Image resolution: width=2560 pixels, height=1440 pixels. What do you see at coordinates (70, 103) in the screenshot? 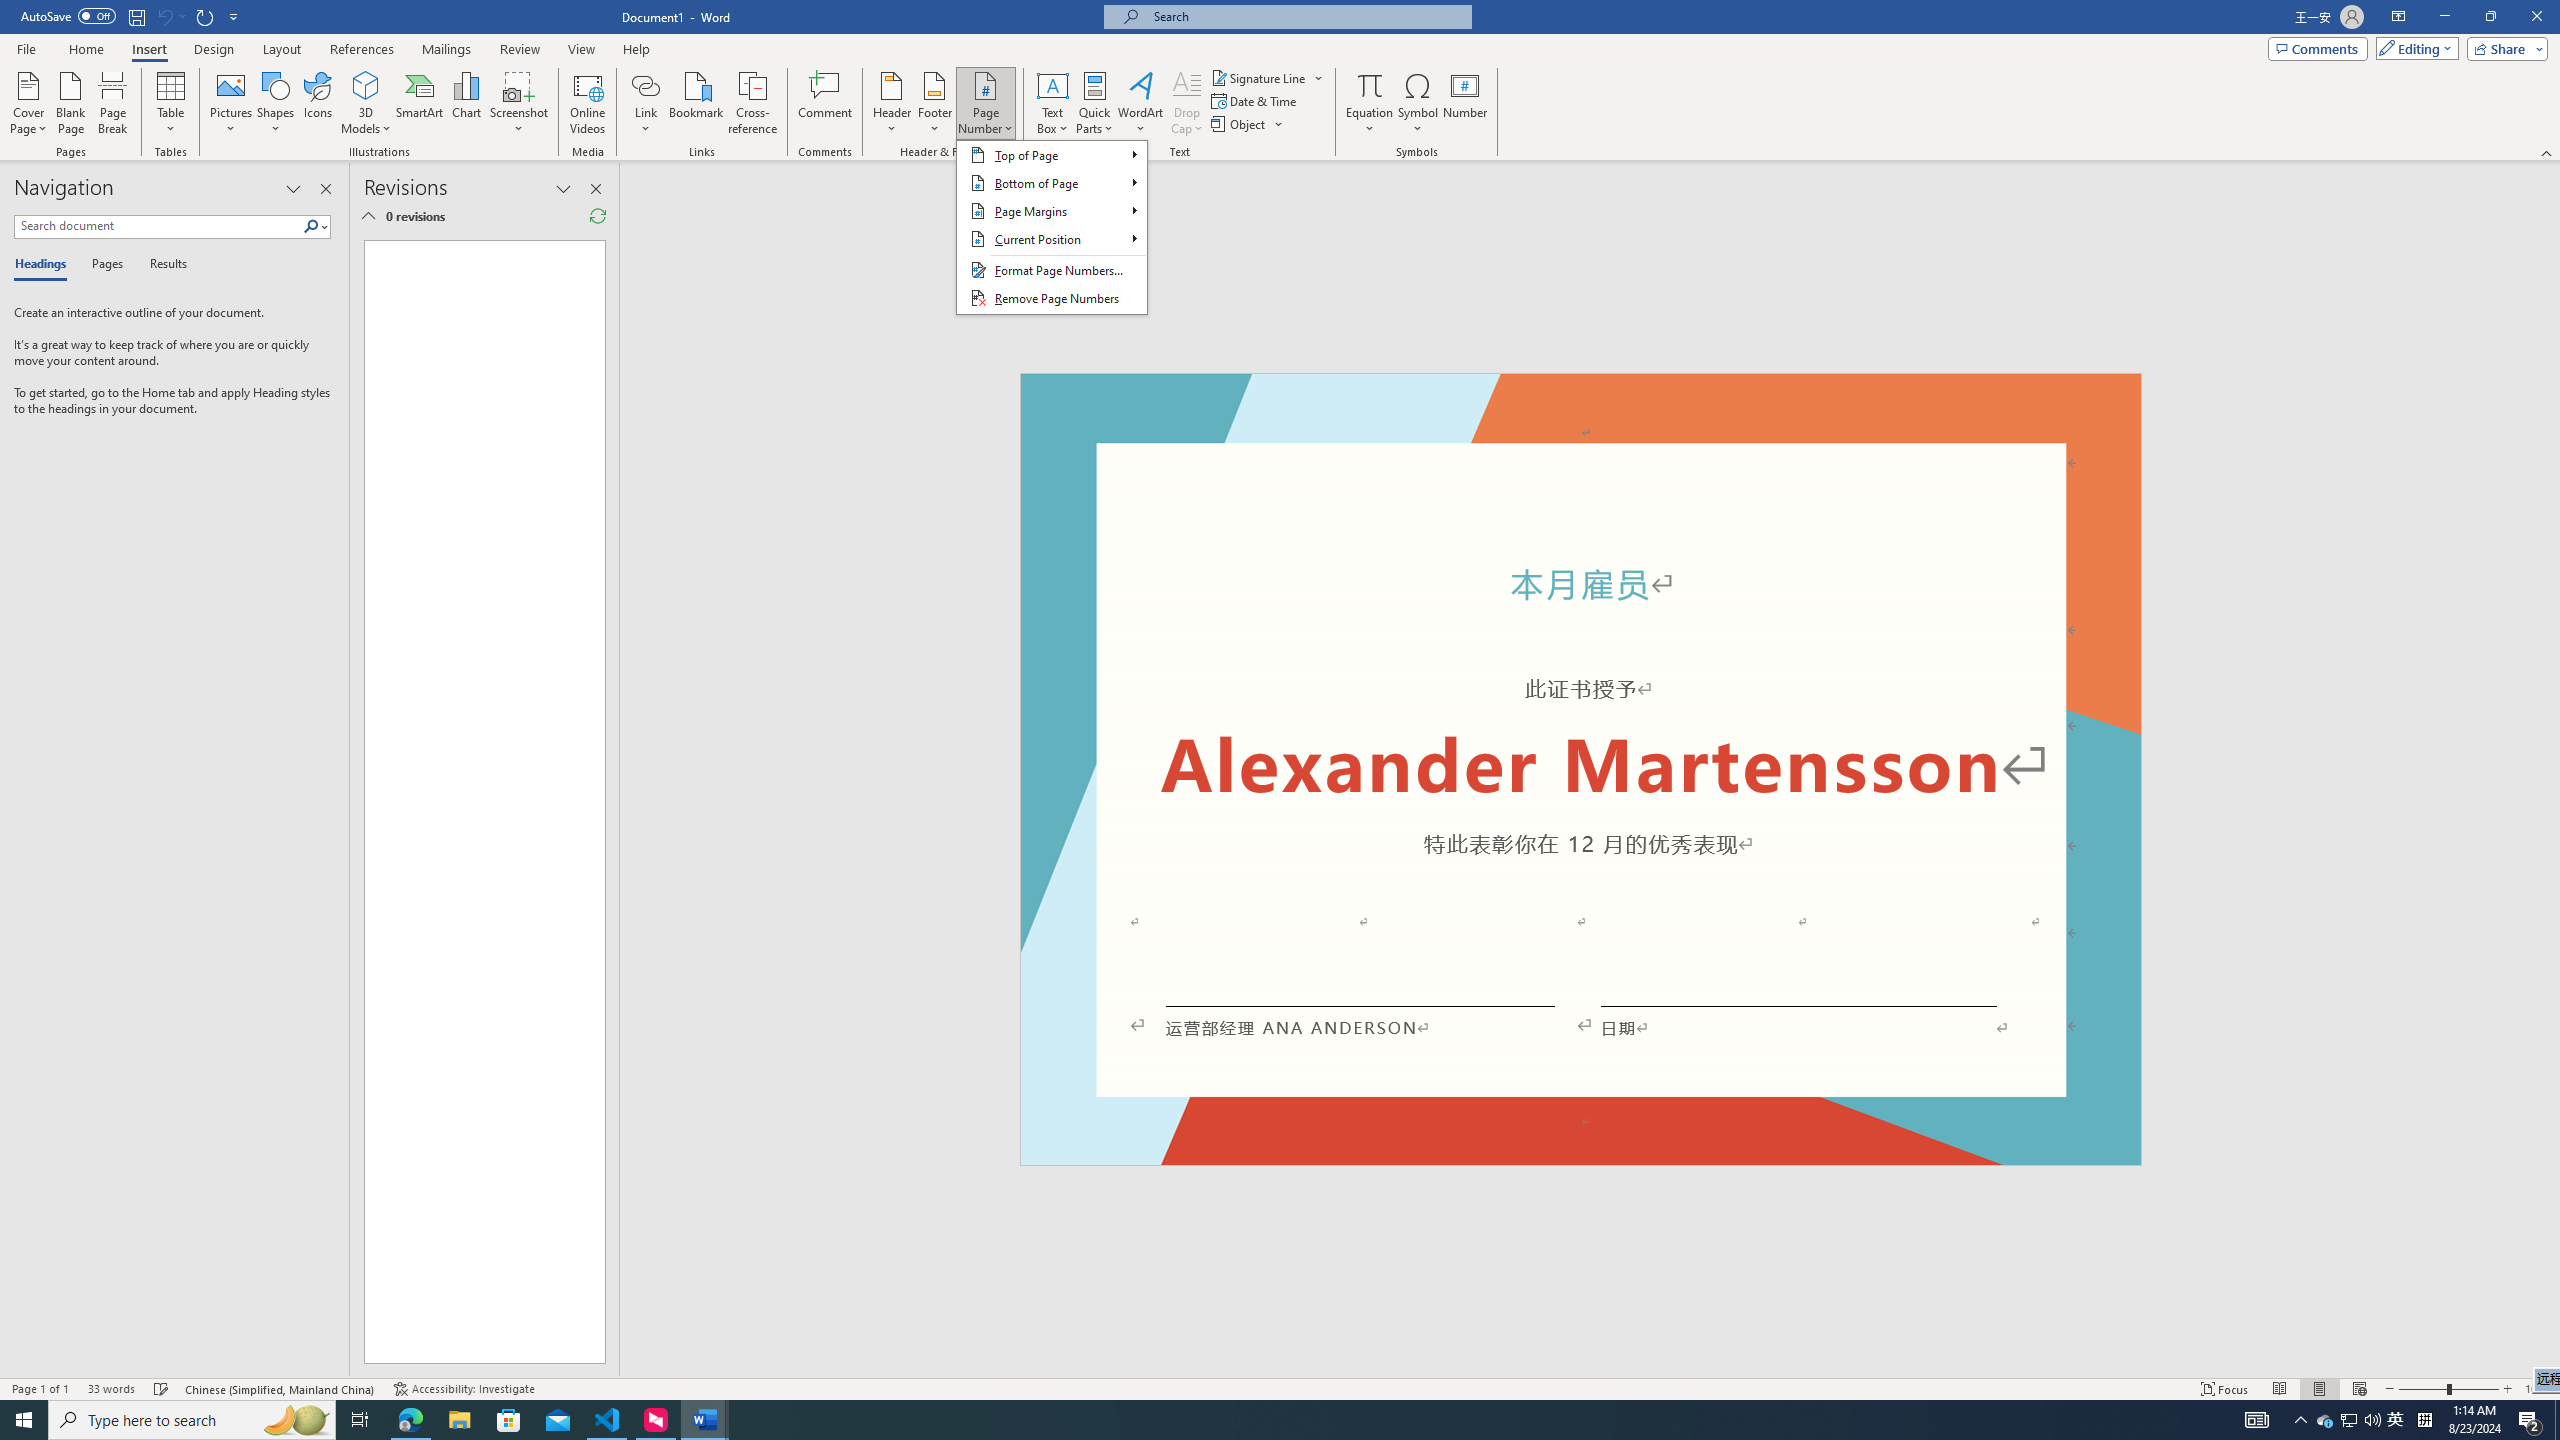
I see `'Blank Page'` at bounding box center [70, 103].